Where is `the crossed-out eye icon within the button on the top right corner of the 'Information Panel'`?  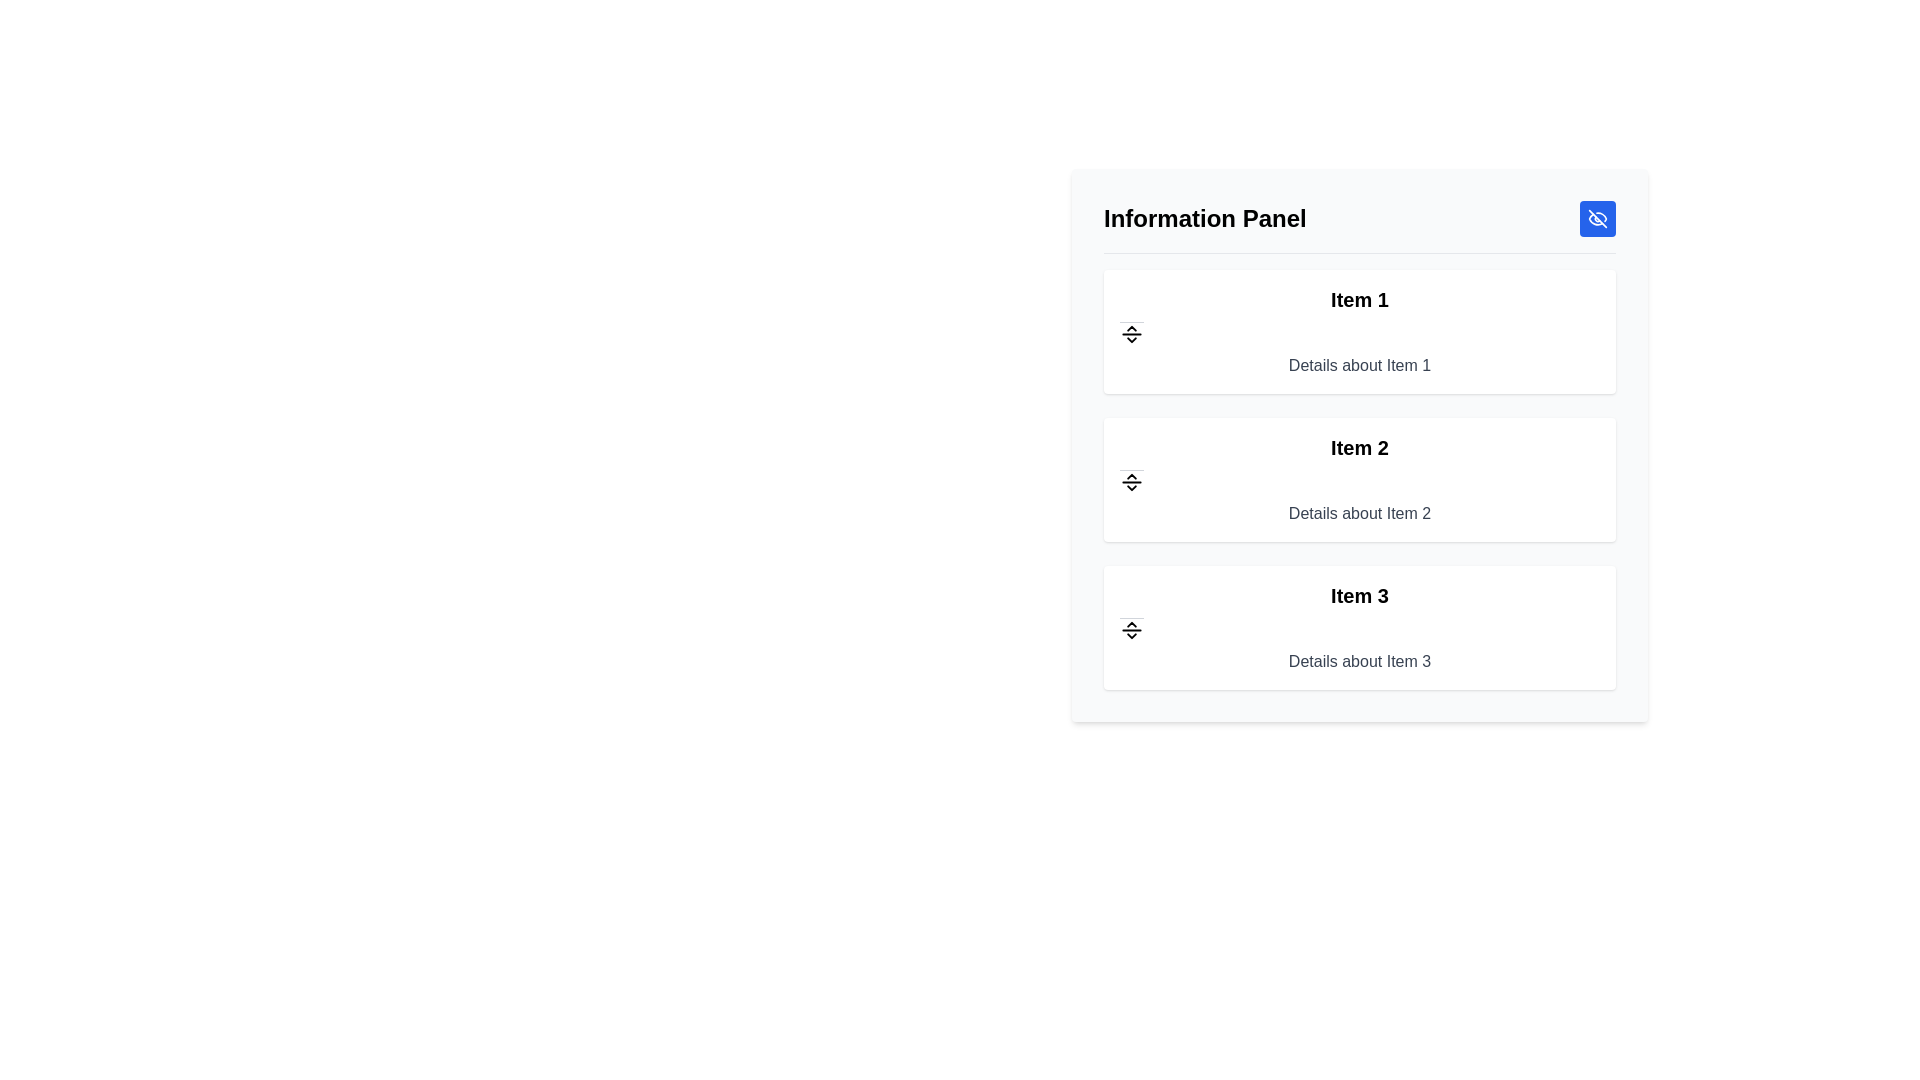 the crossed-out eye icon within the button on the top right corner of the 'Information Panel' is located at coordinates (1597, 219).